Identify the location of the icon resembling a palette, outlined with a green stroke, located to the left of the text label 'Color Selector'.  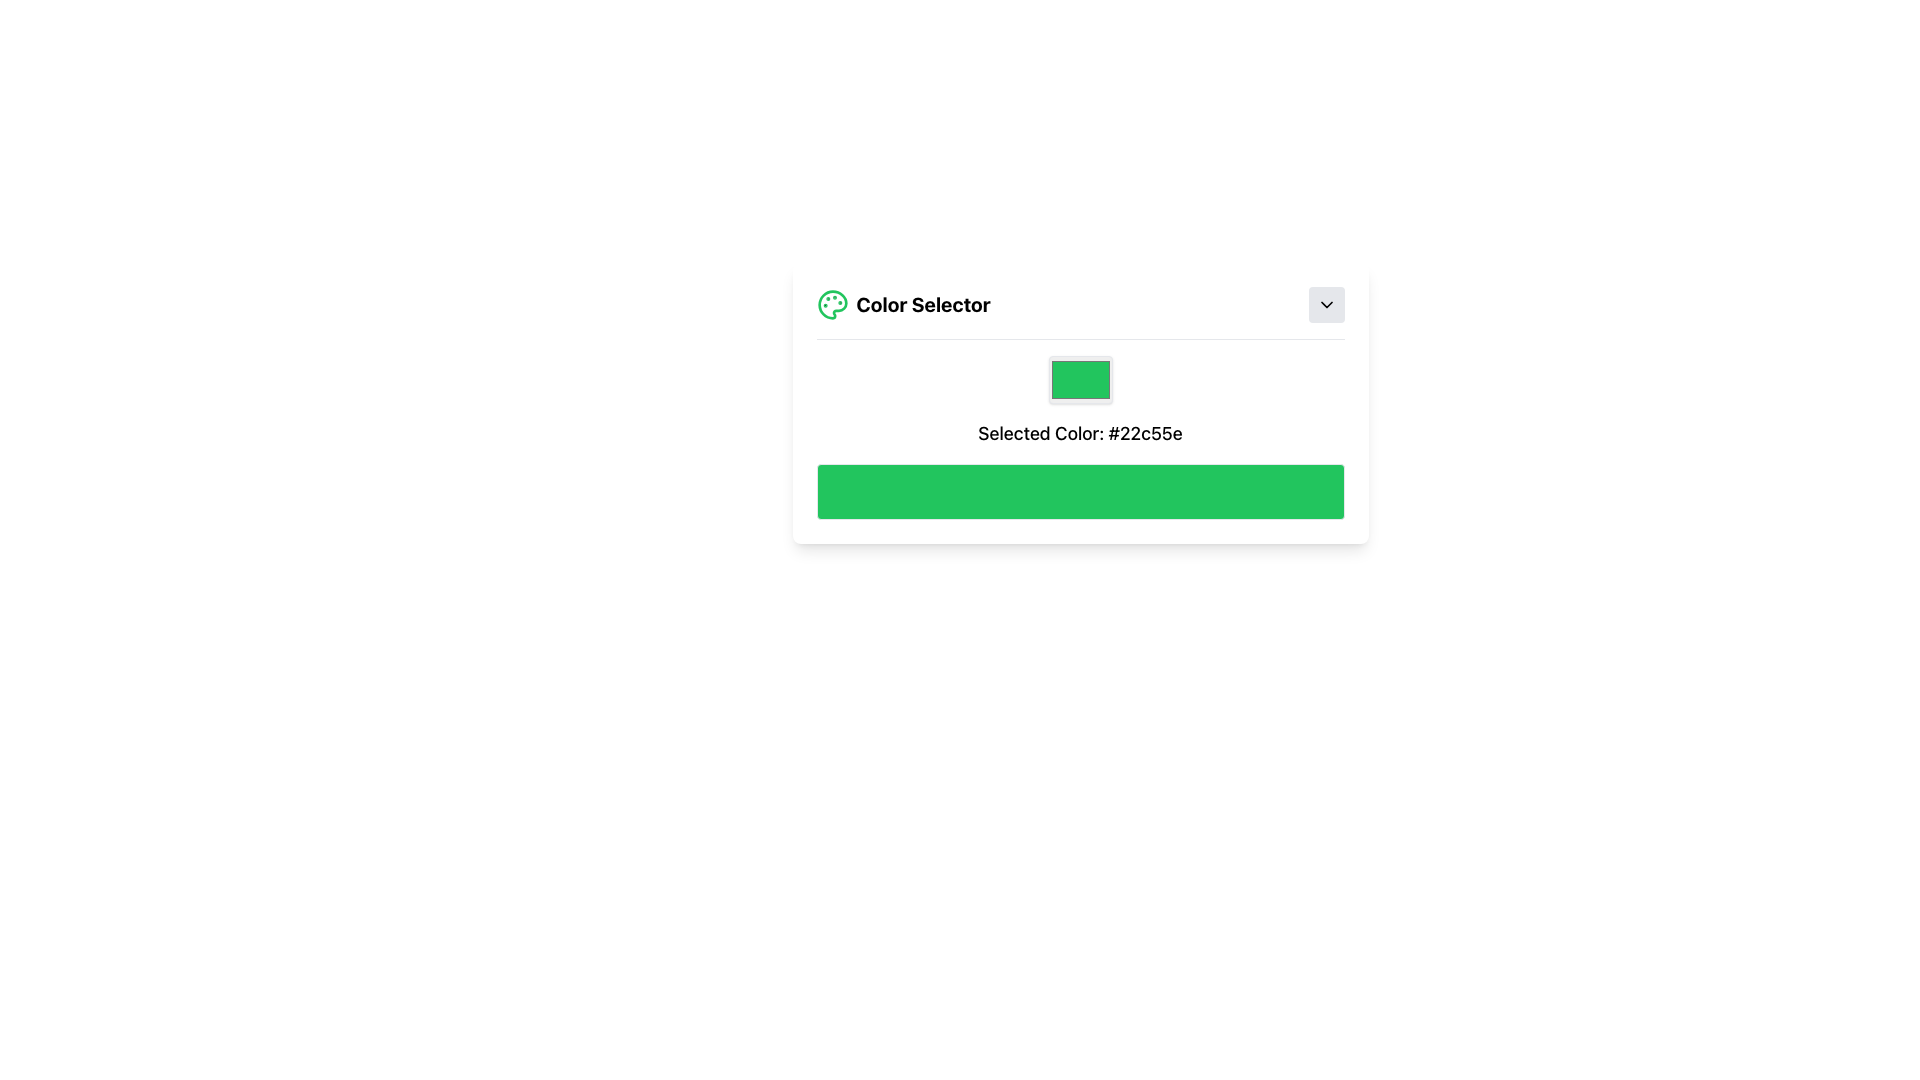
(832, 304).